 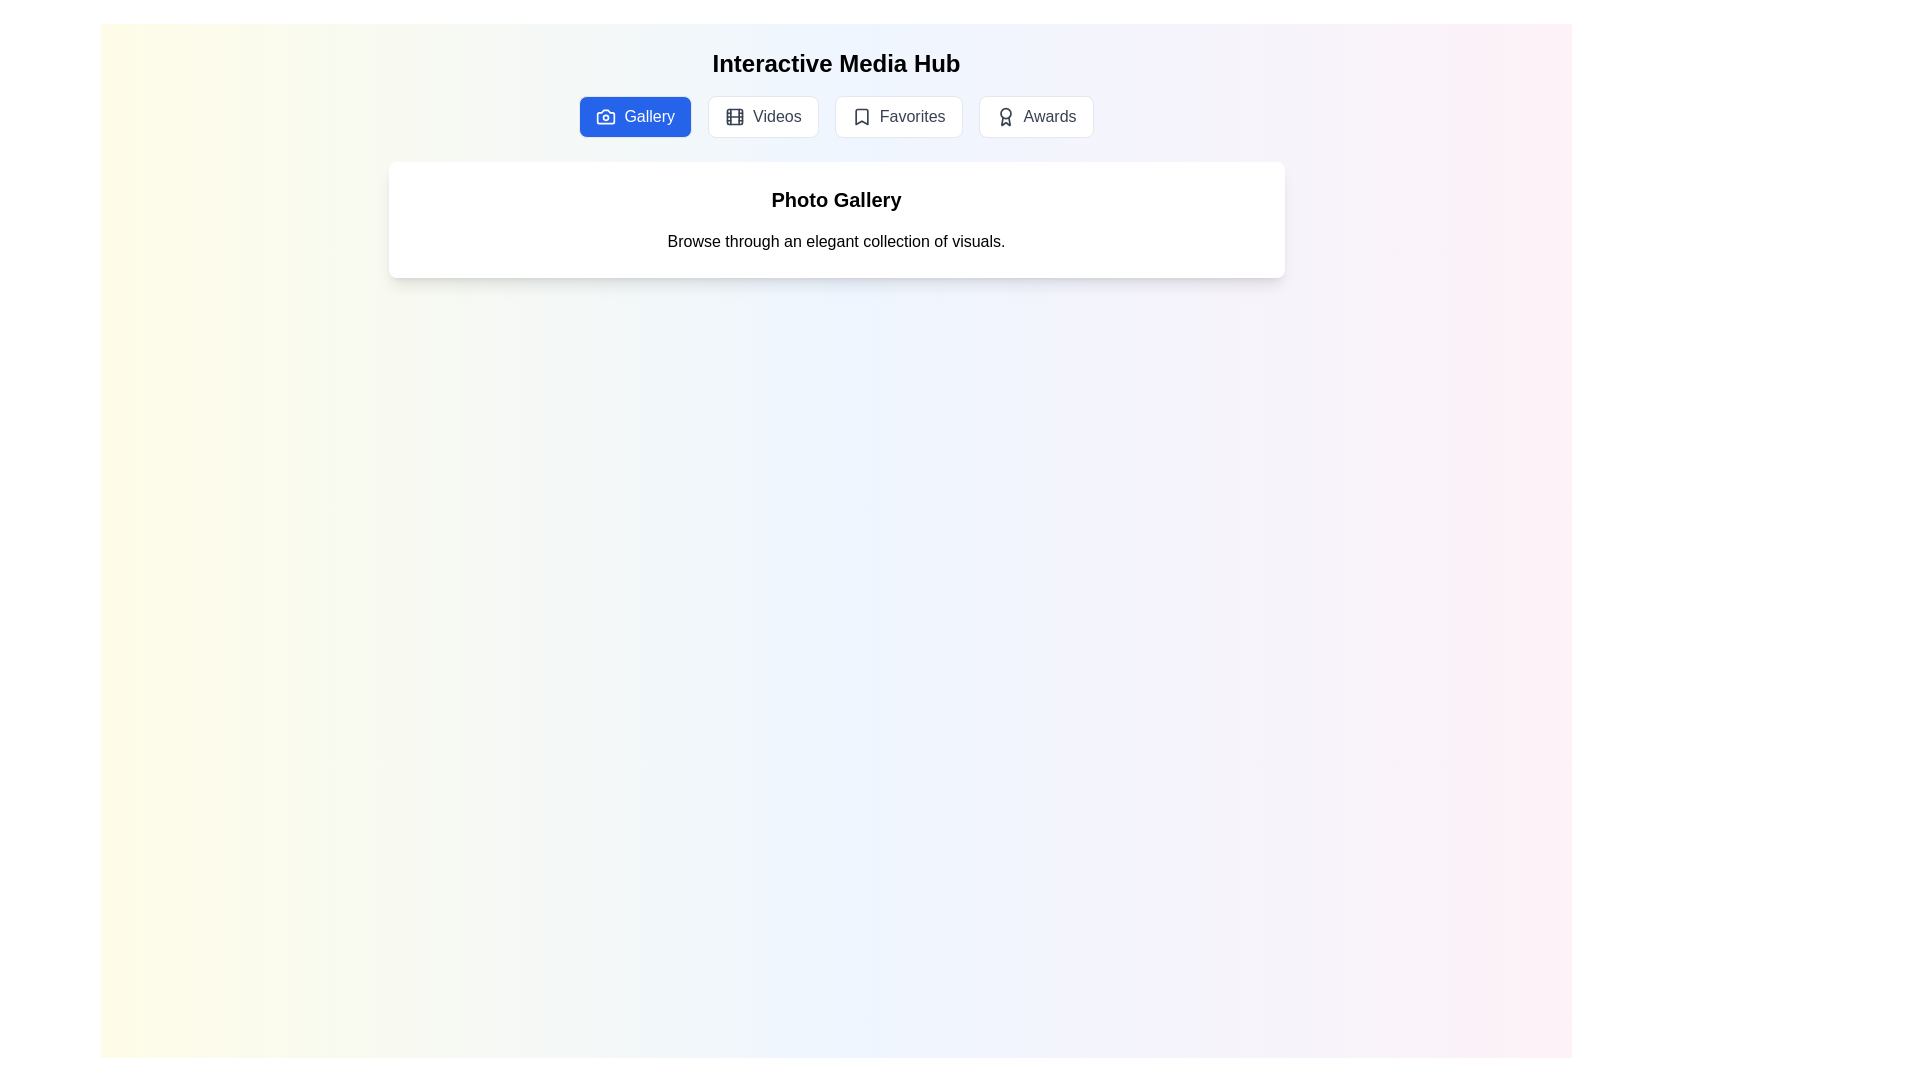 What do you see at coordinates (734, 116) in the screenshot?
I see `the central rectangle of the film-strip icon within the 'Videos' button in the top navigation bar` at bounding box center [734, 116].